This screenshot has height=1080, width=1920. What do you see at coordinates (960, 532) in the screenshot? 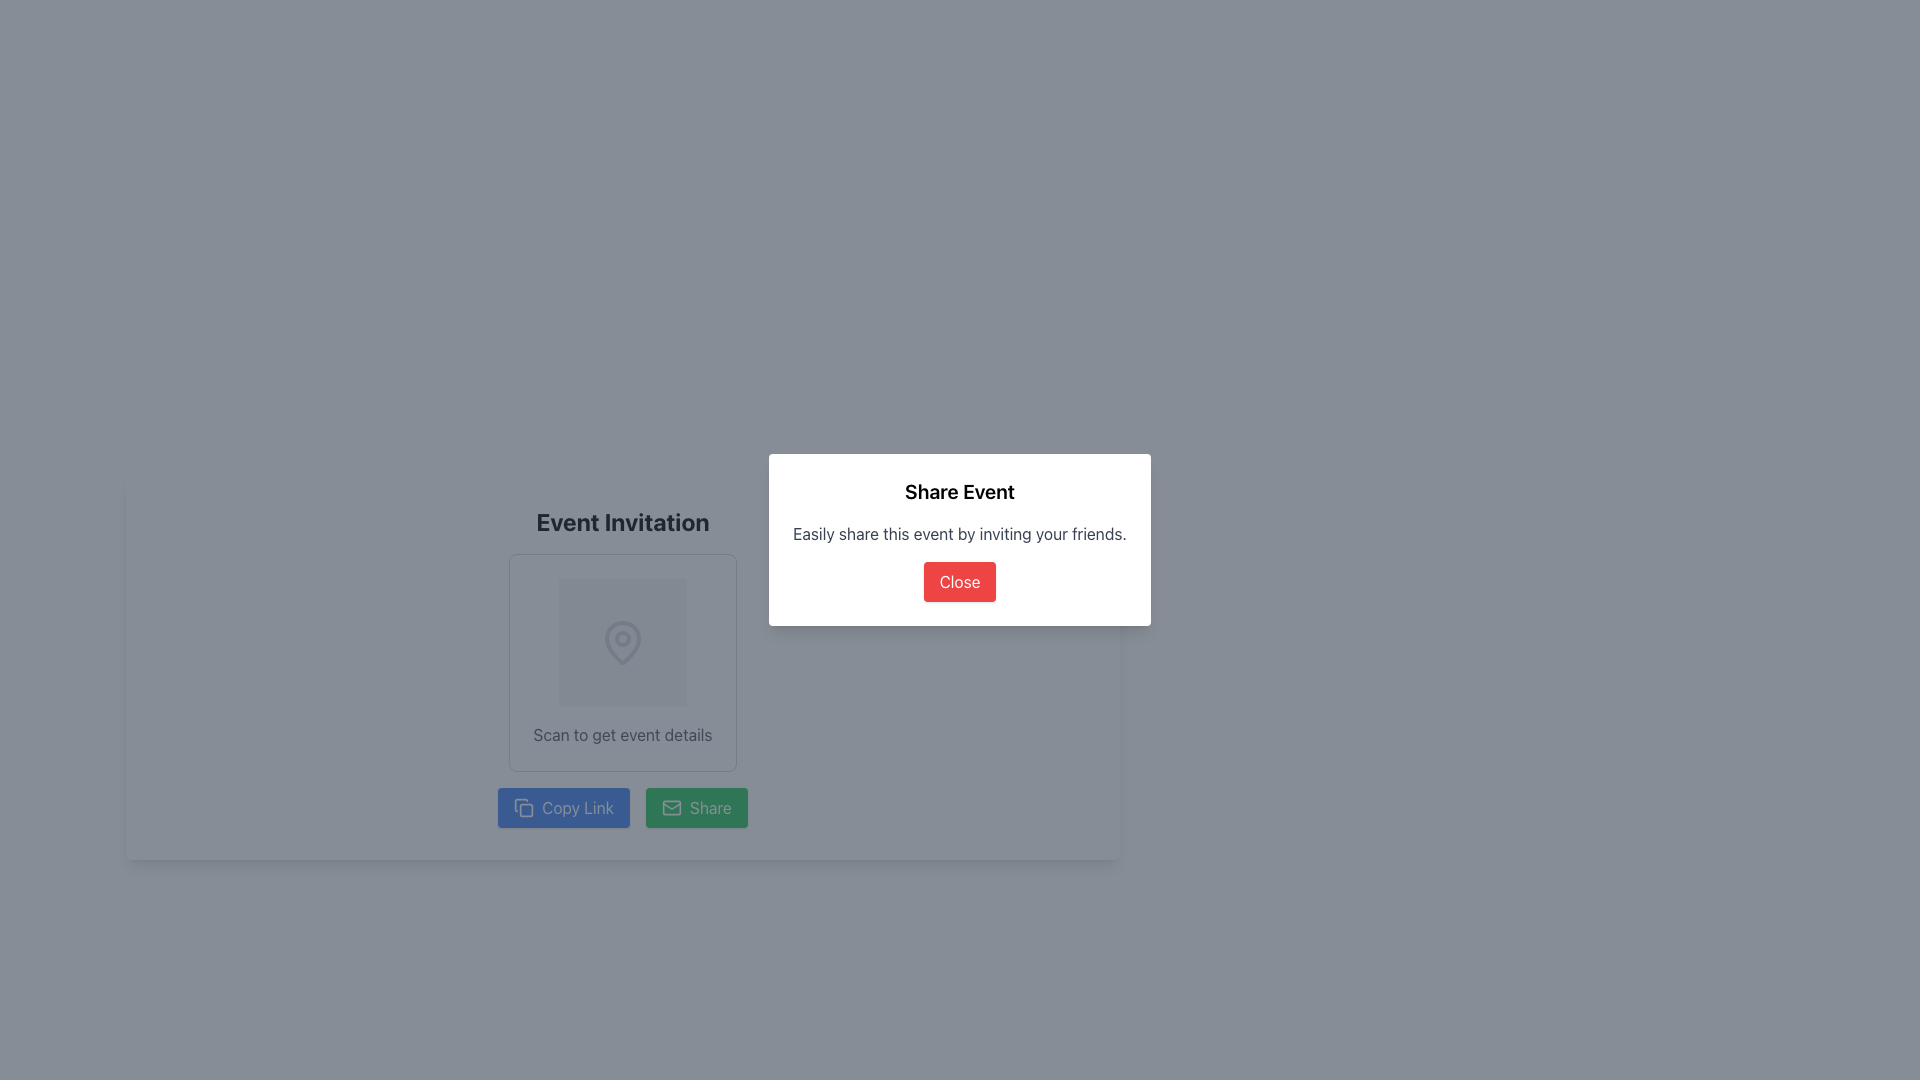
I see `the text element that provides instructions for sharing the event, located below the 'Share Event' title and above the 'Close' button` at bounding box center [960, 532].